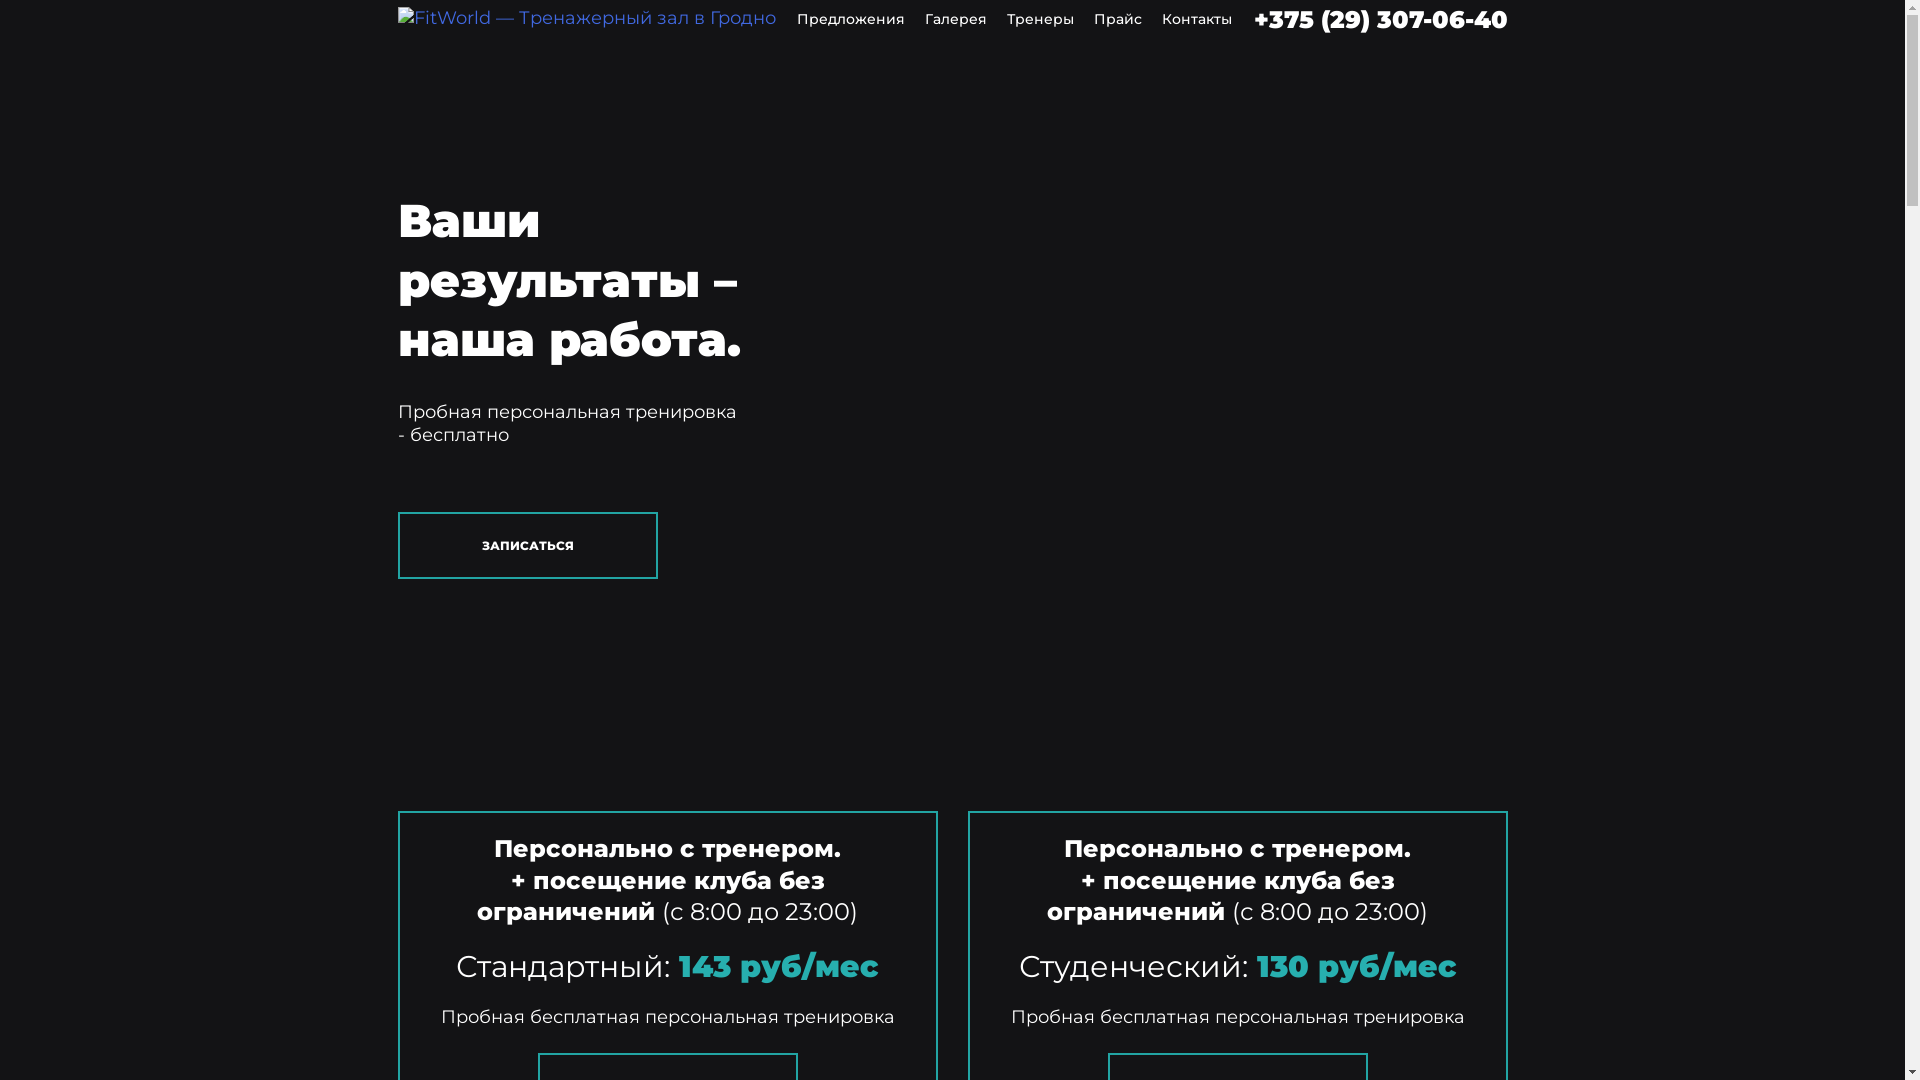  I want to click on '+375 (29) 307-06-40', so click(1380, 19).